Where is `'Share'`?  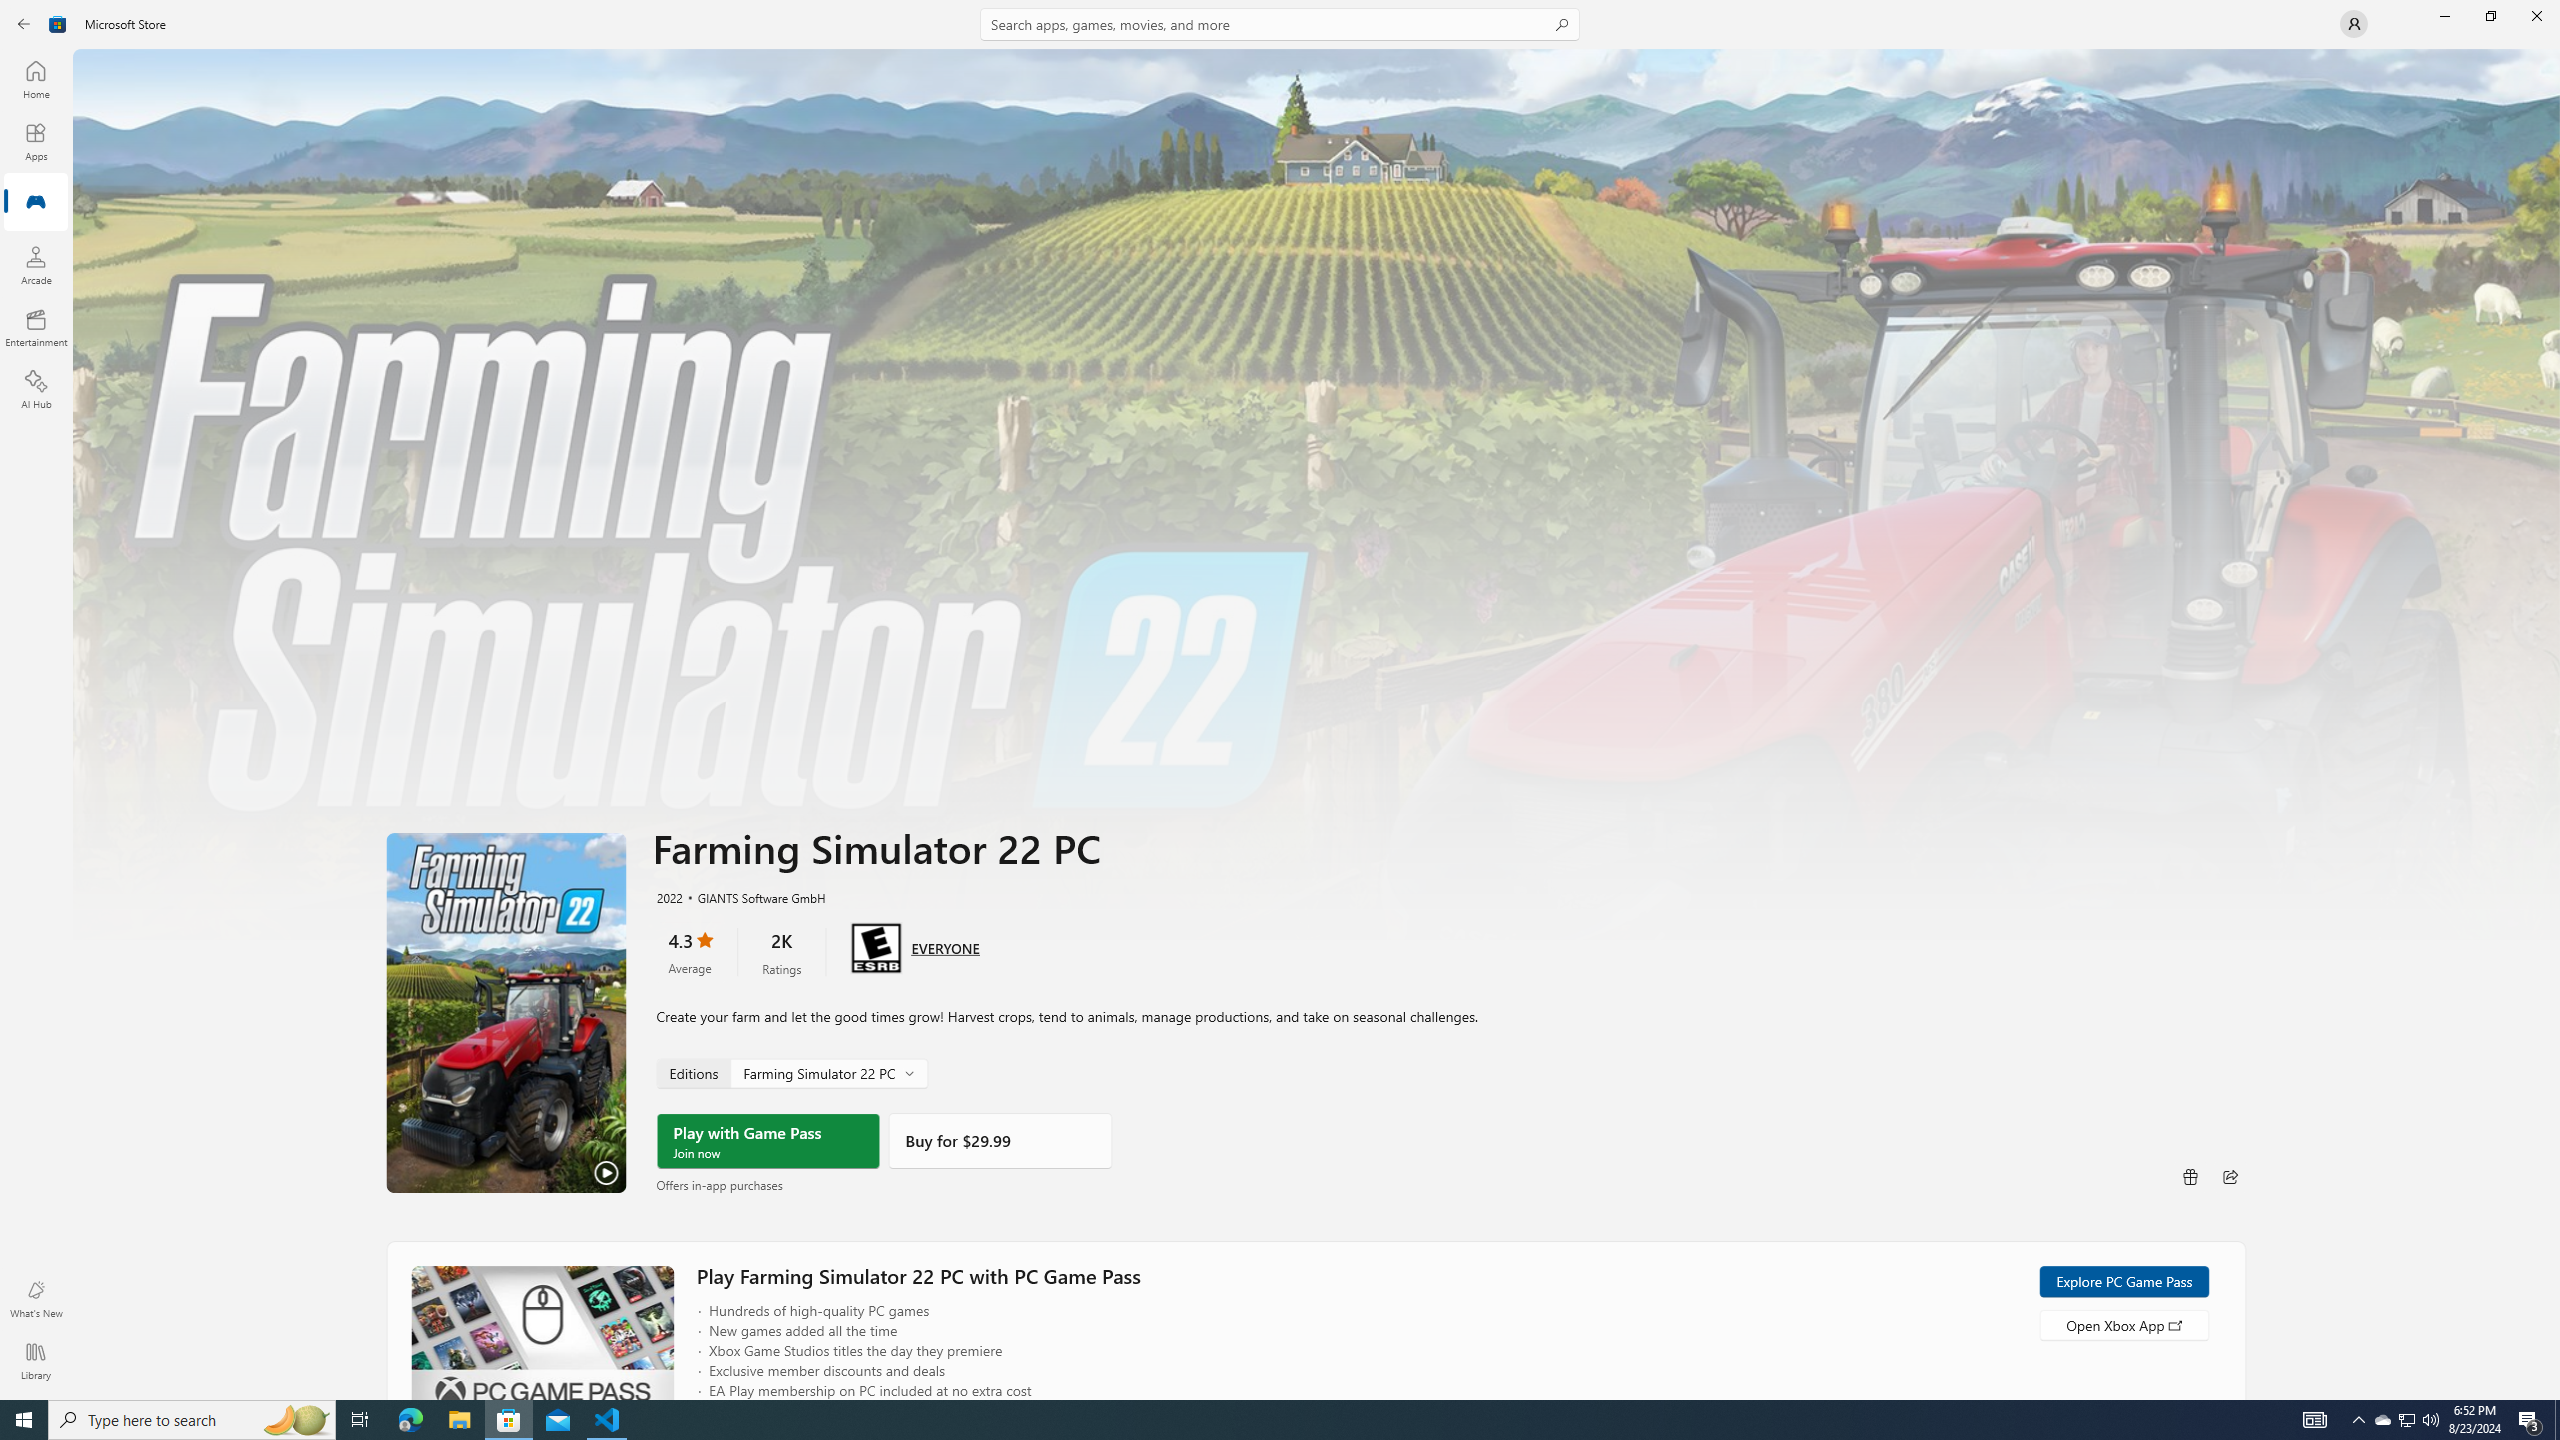 'Share' is located at coordinates (2229, 1175).